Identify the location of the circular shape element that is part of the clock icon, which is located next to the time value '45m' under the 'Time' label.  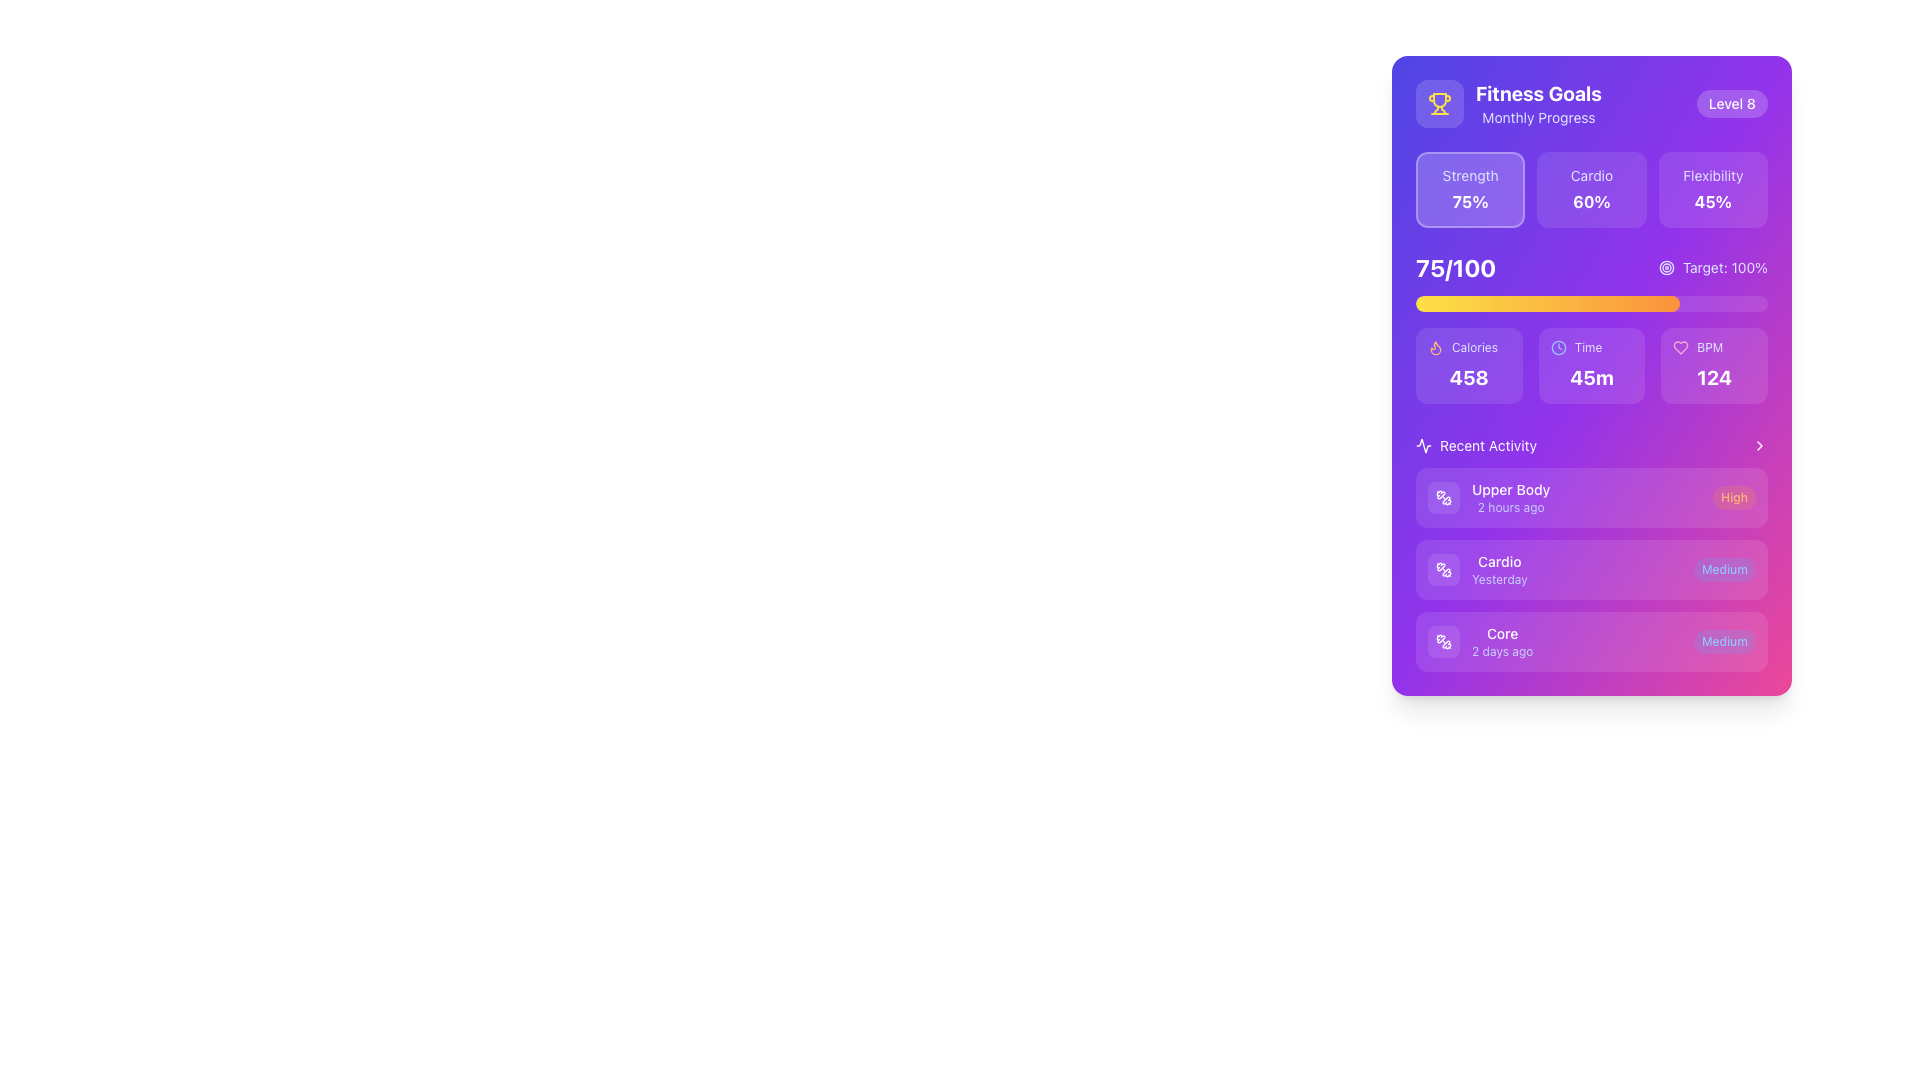
(1557, 346).